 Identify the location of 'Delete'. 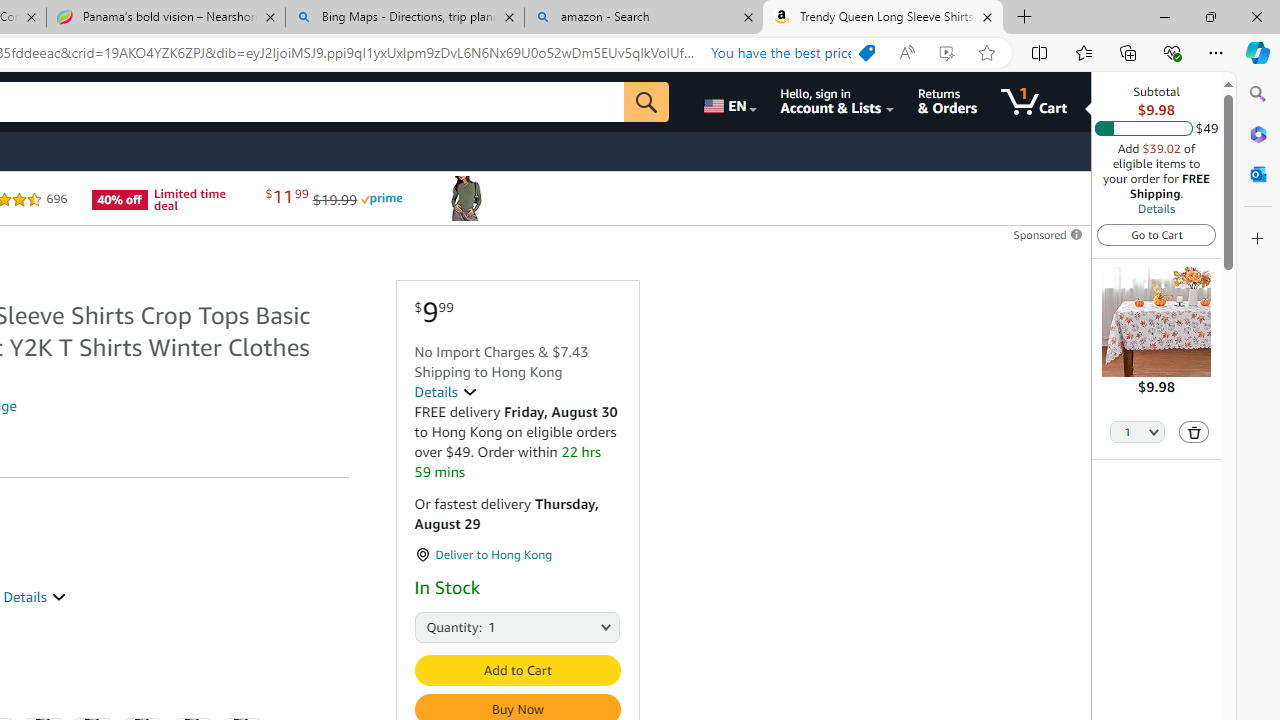
(1194, 431).